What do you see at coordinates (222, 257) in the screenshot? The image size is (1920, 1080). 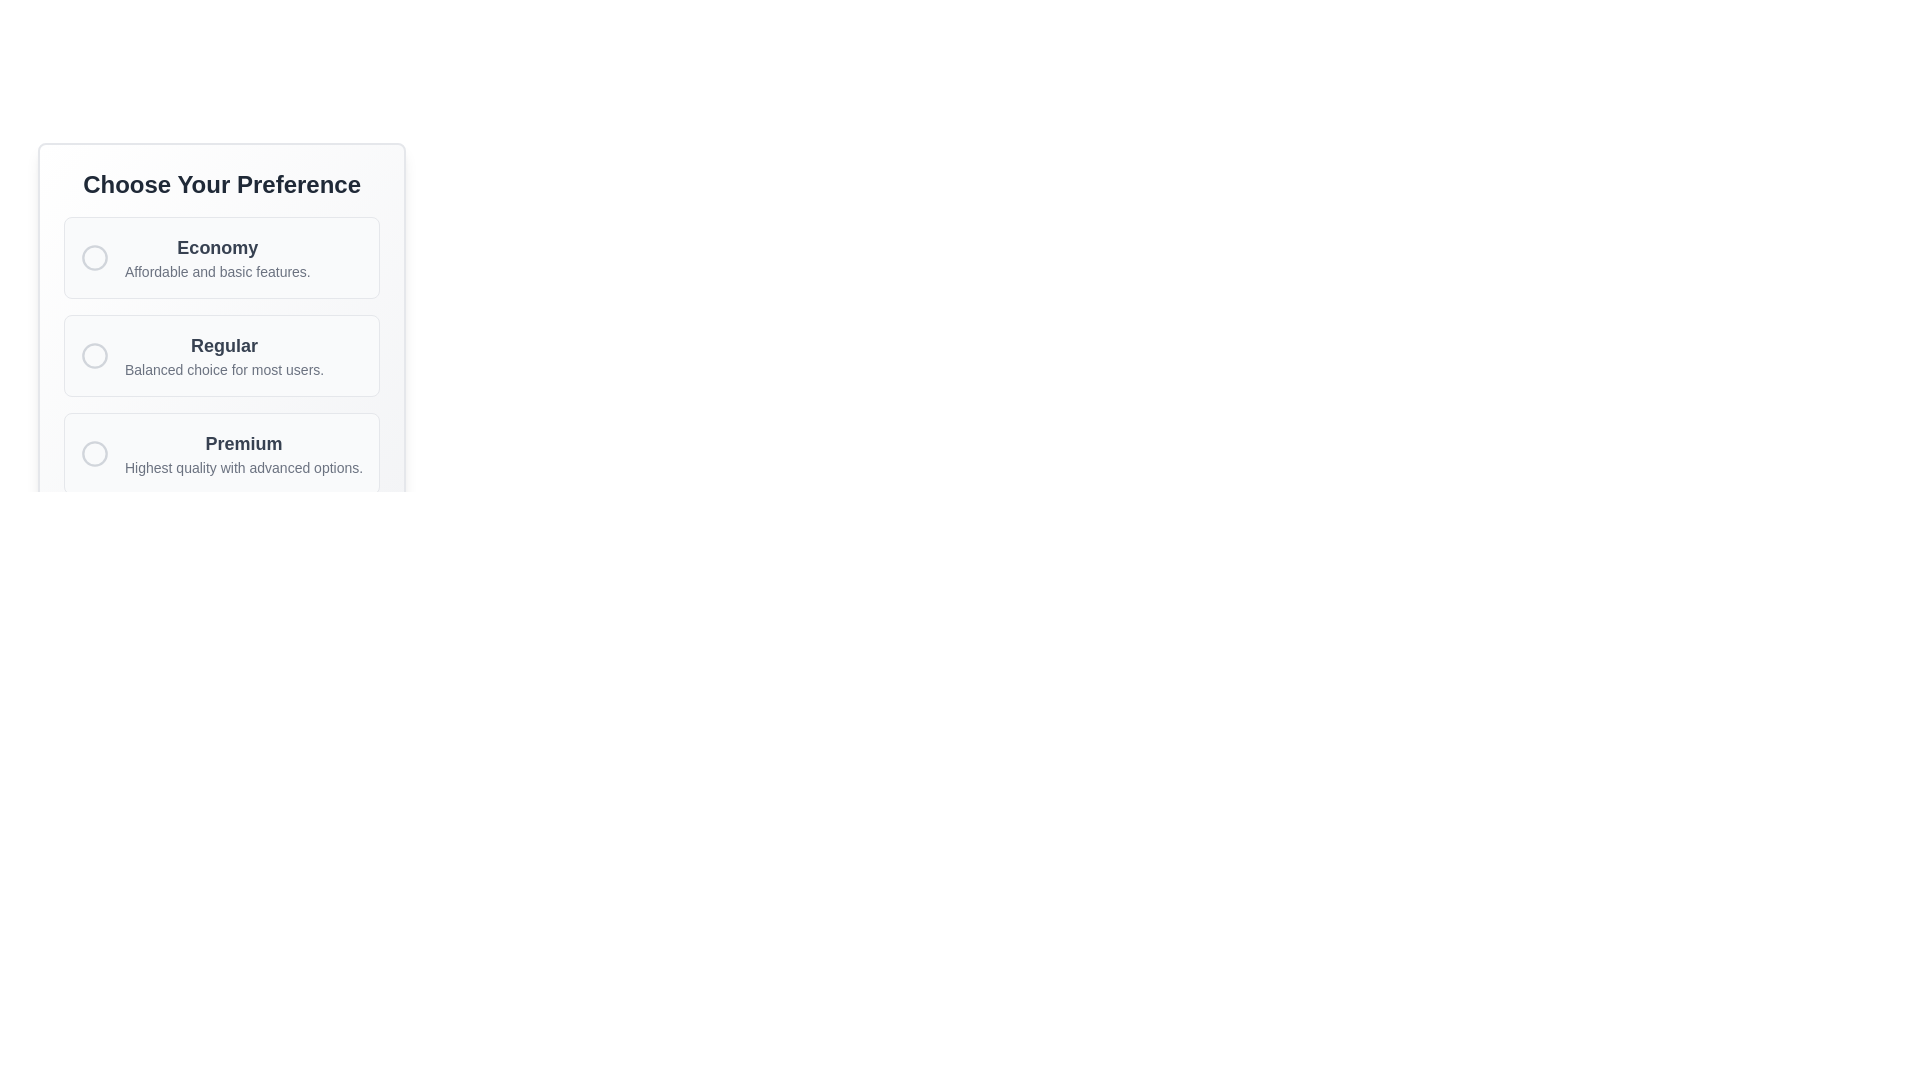 I see `the first selectable option in the radio button group labeled 'Economy' under the title 'Choose Your Preference'` at bounding box center [222, 257].